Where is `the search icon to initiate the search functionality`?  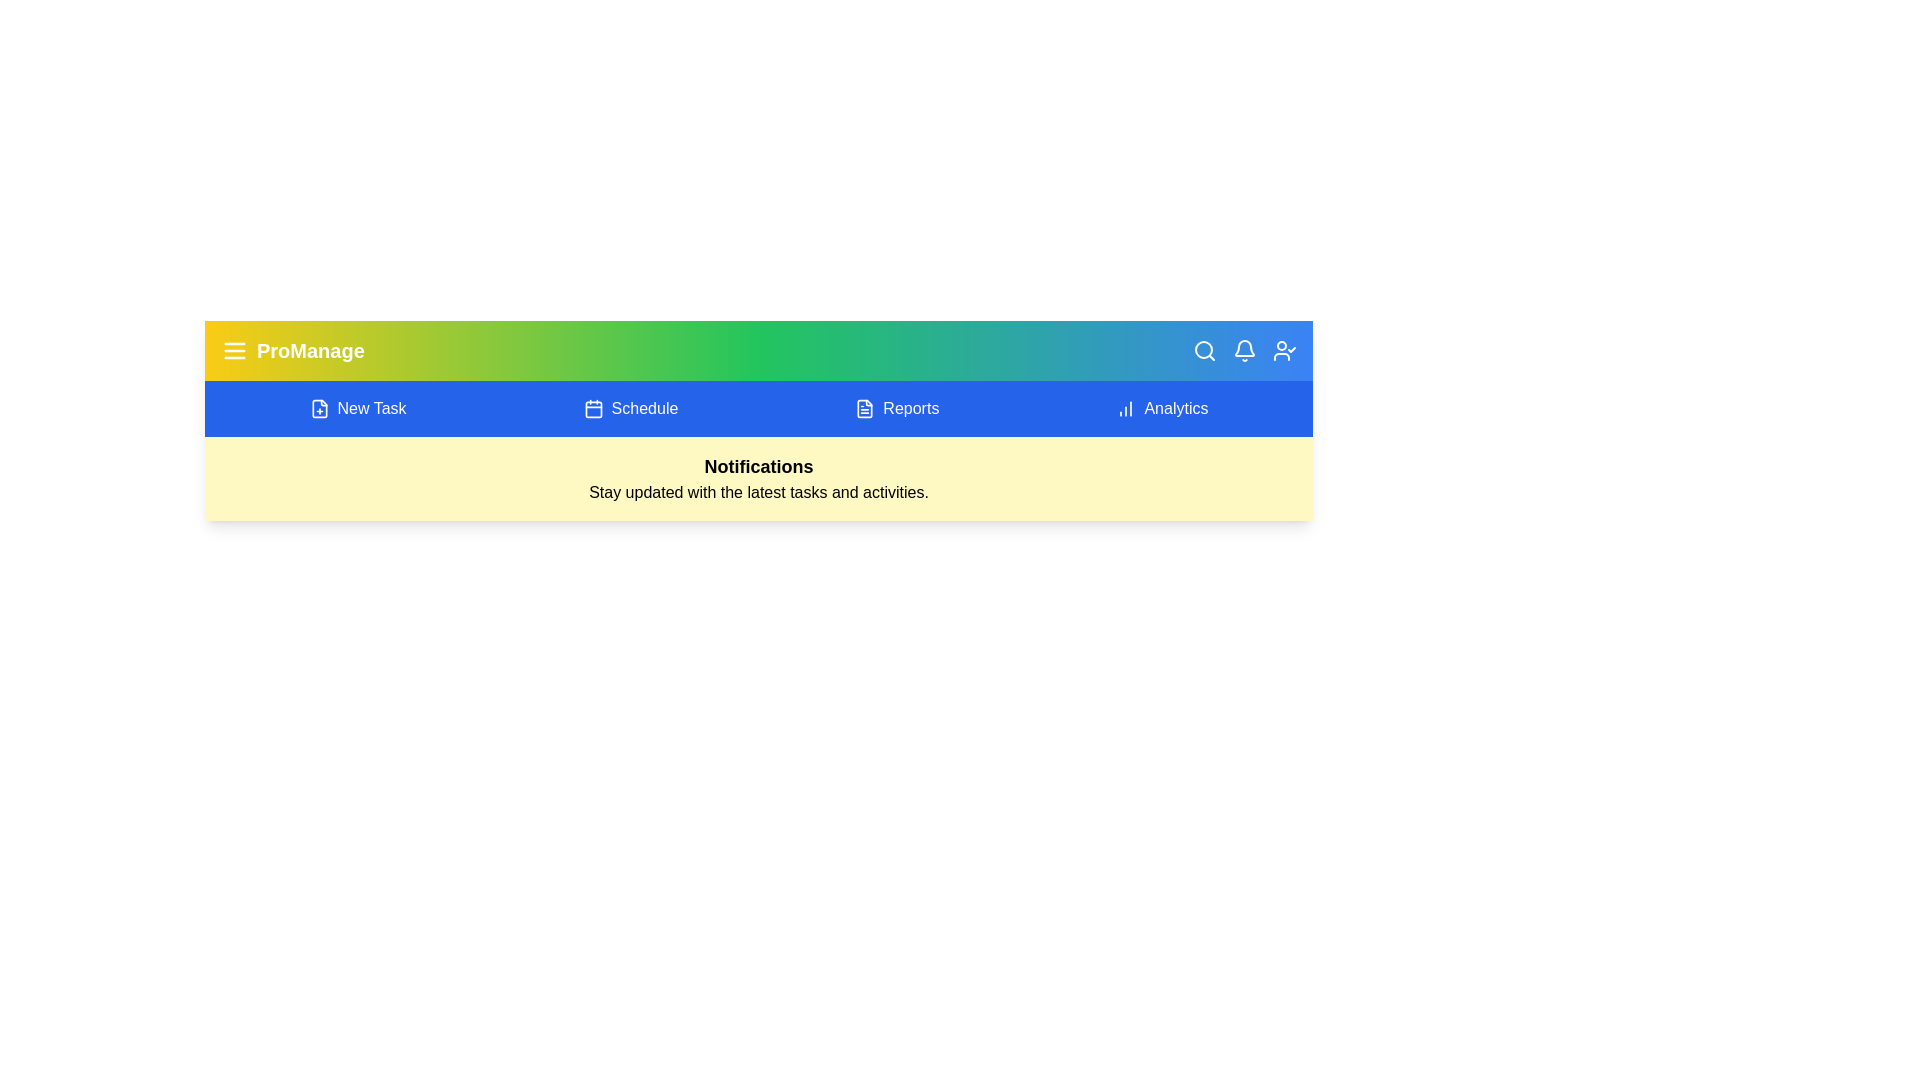 the search icon to initiate the search functionality is located at coordinates (1203, 350).